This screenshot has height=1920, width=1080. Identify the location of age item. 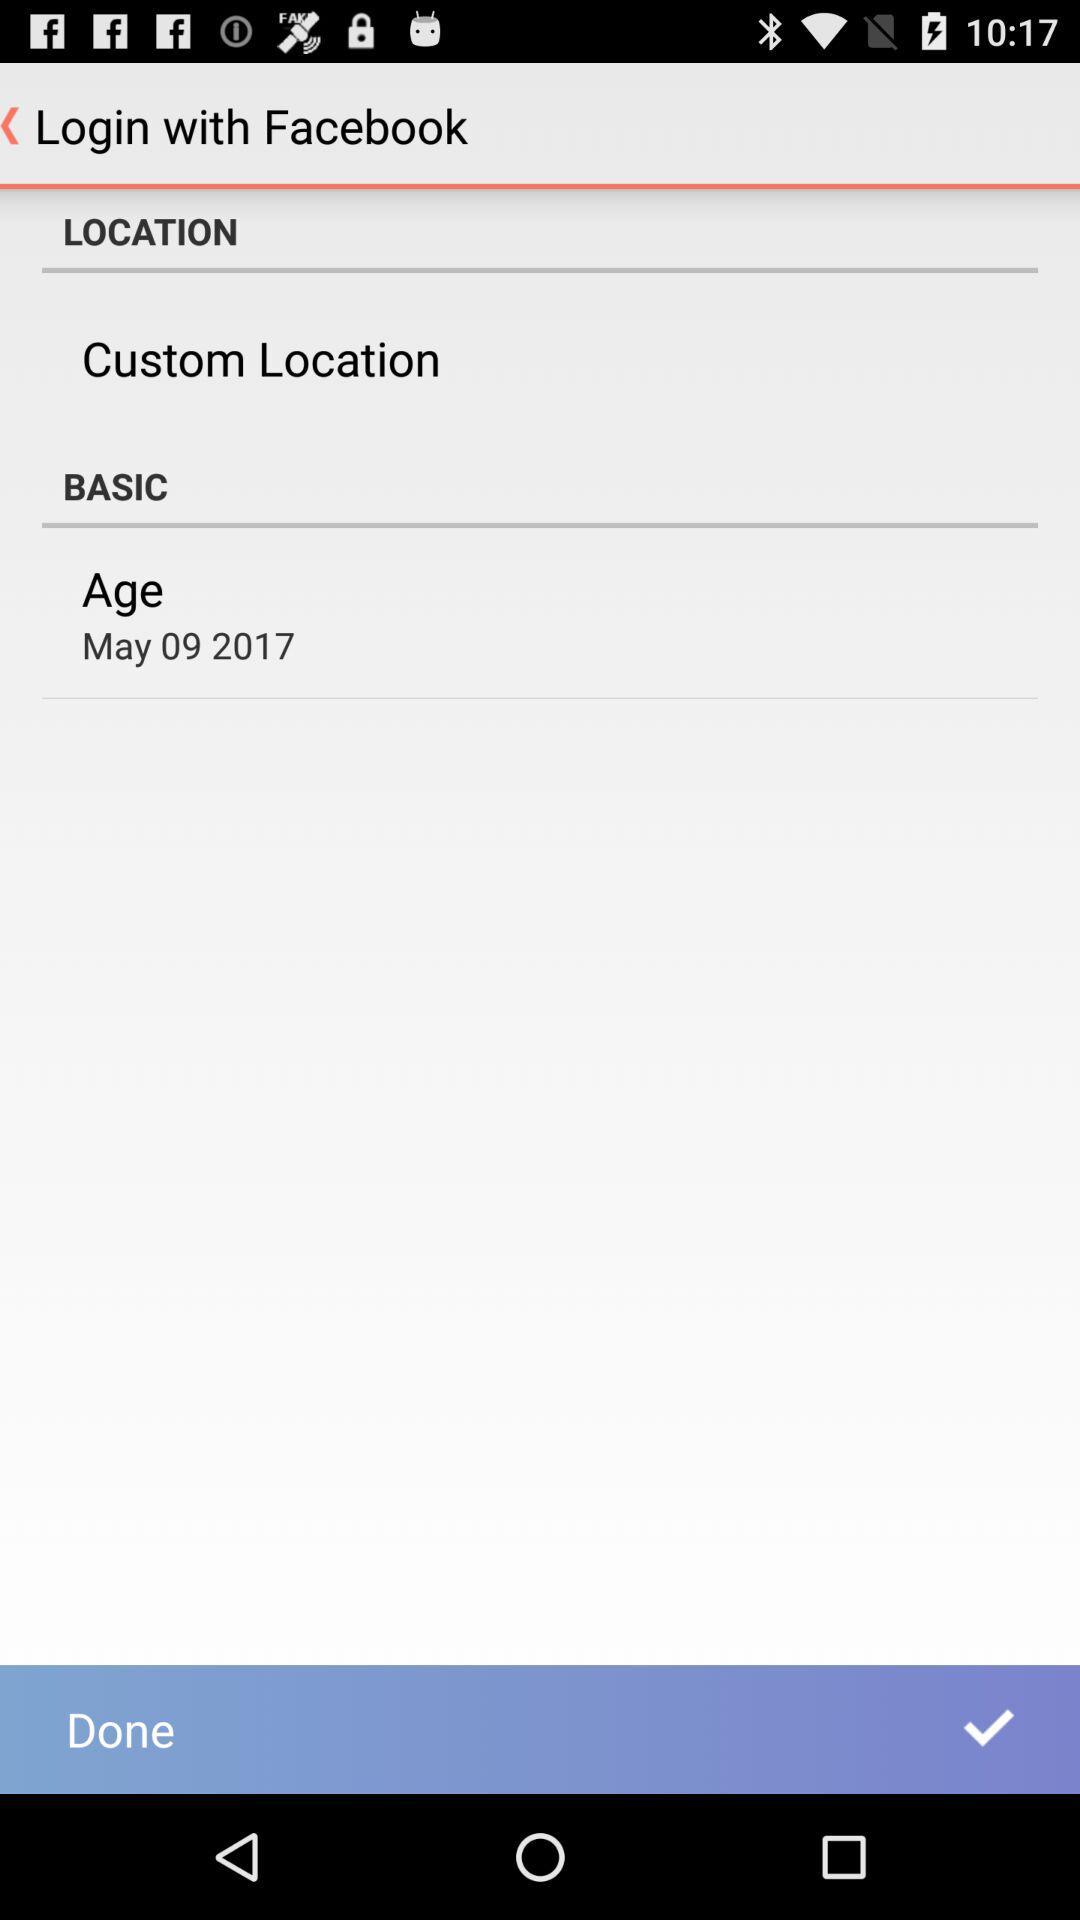
(122, 587).